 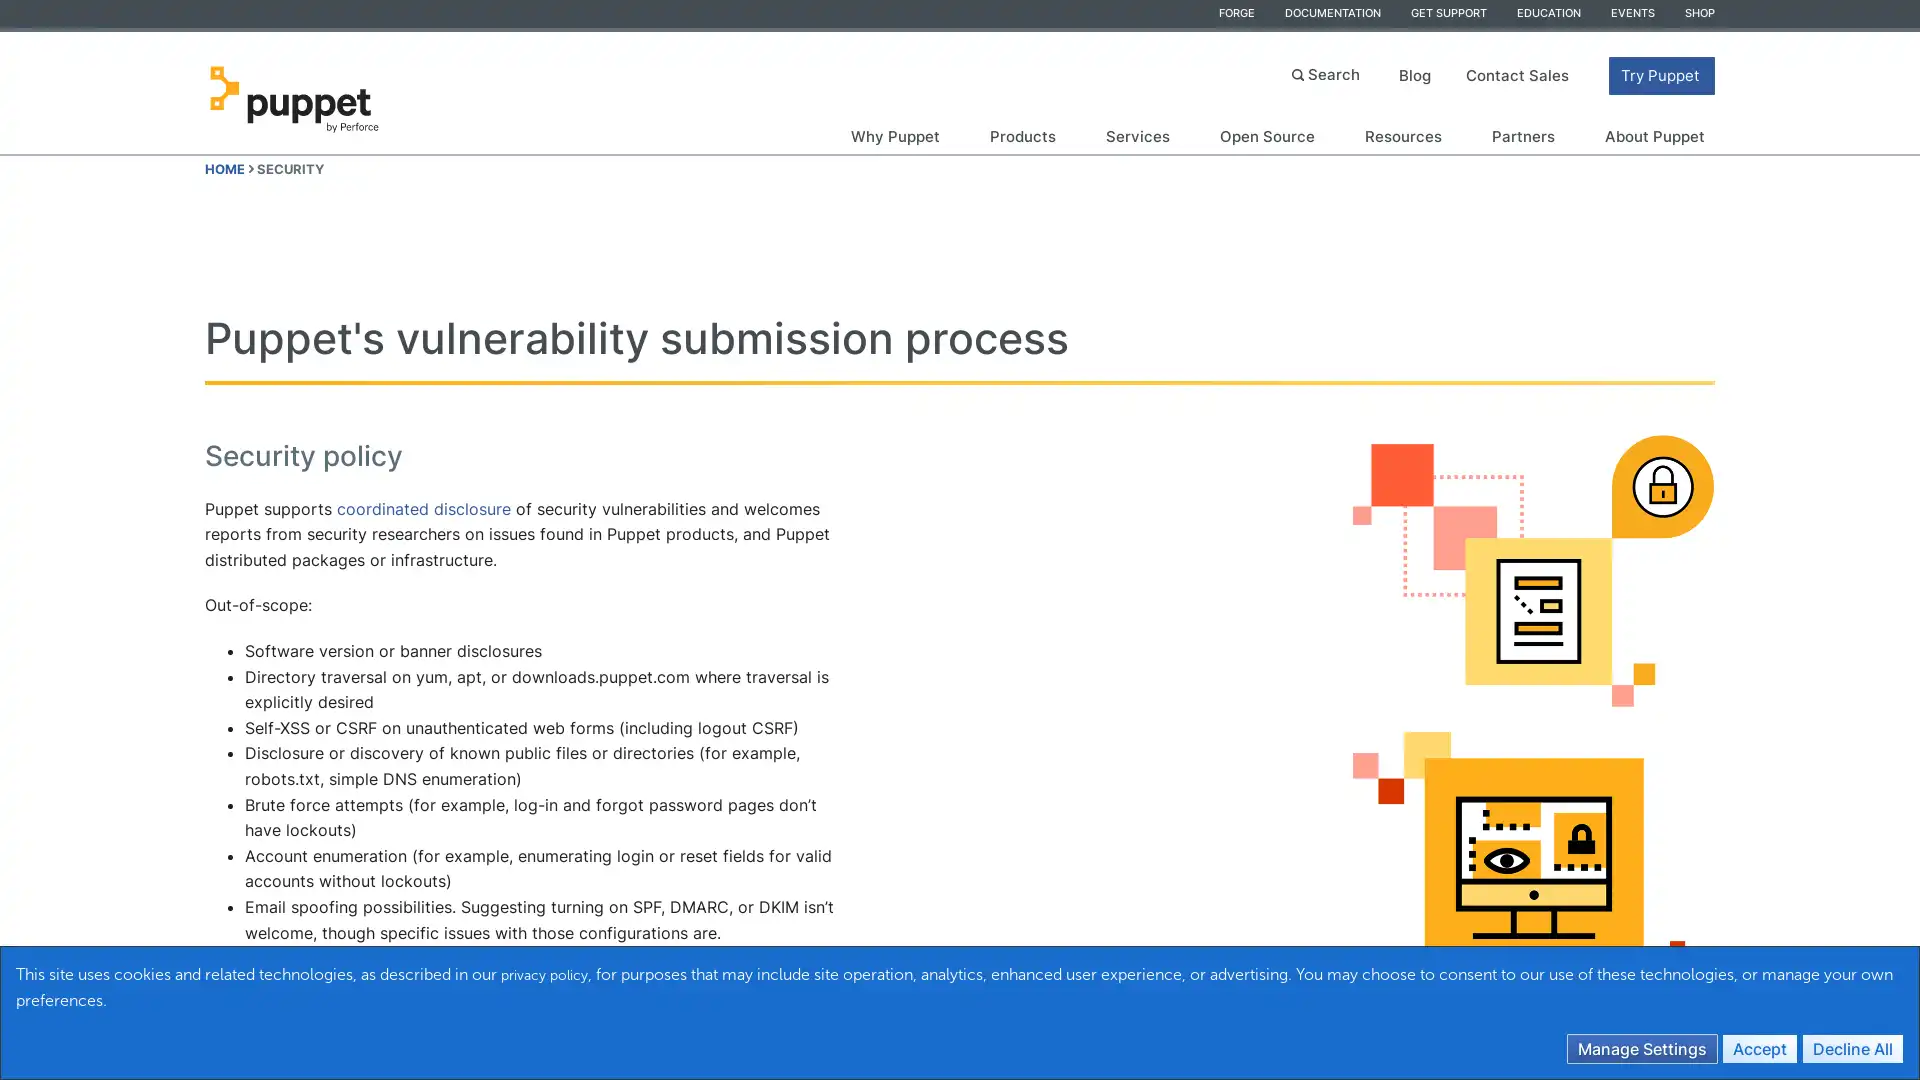 What do you see at coordinates (1328, 72) in the screenshot?
I see `Search` at bounding box center [1328, 72].